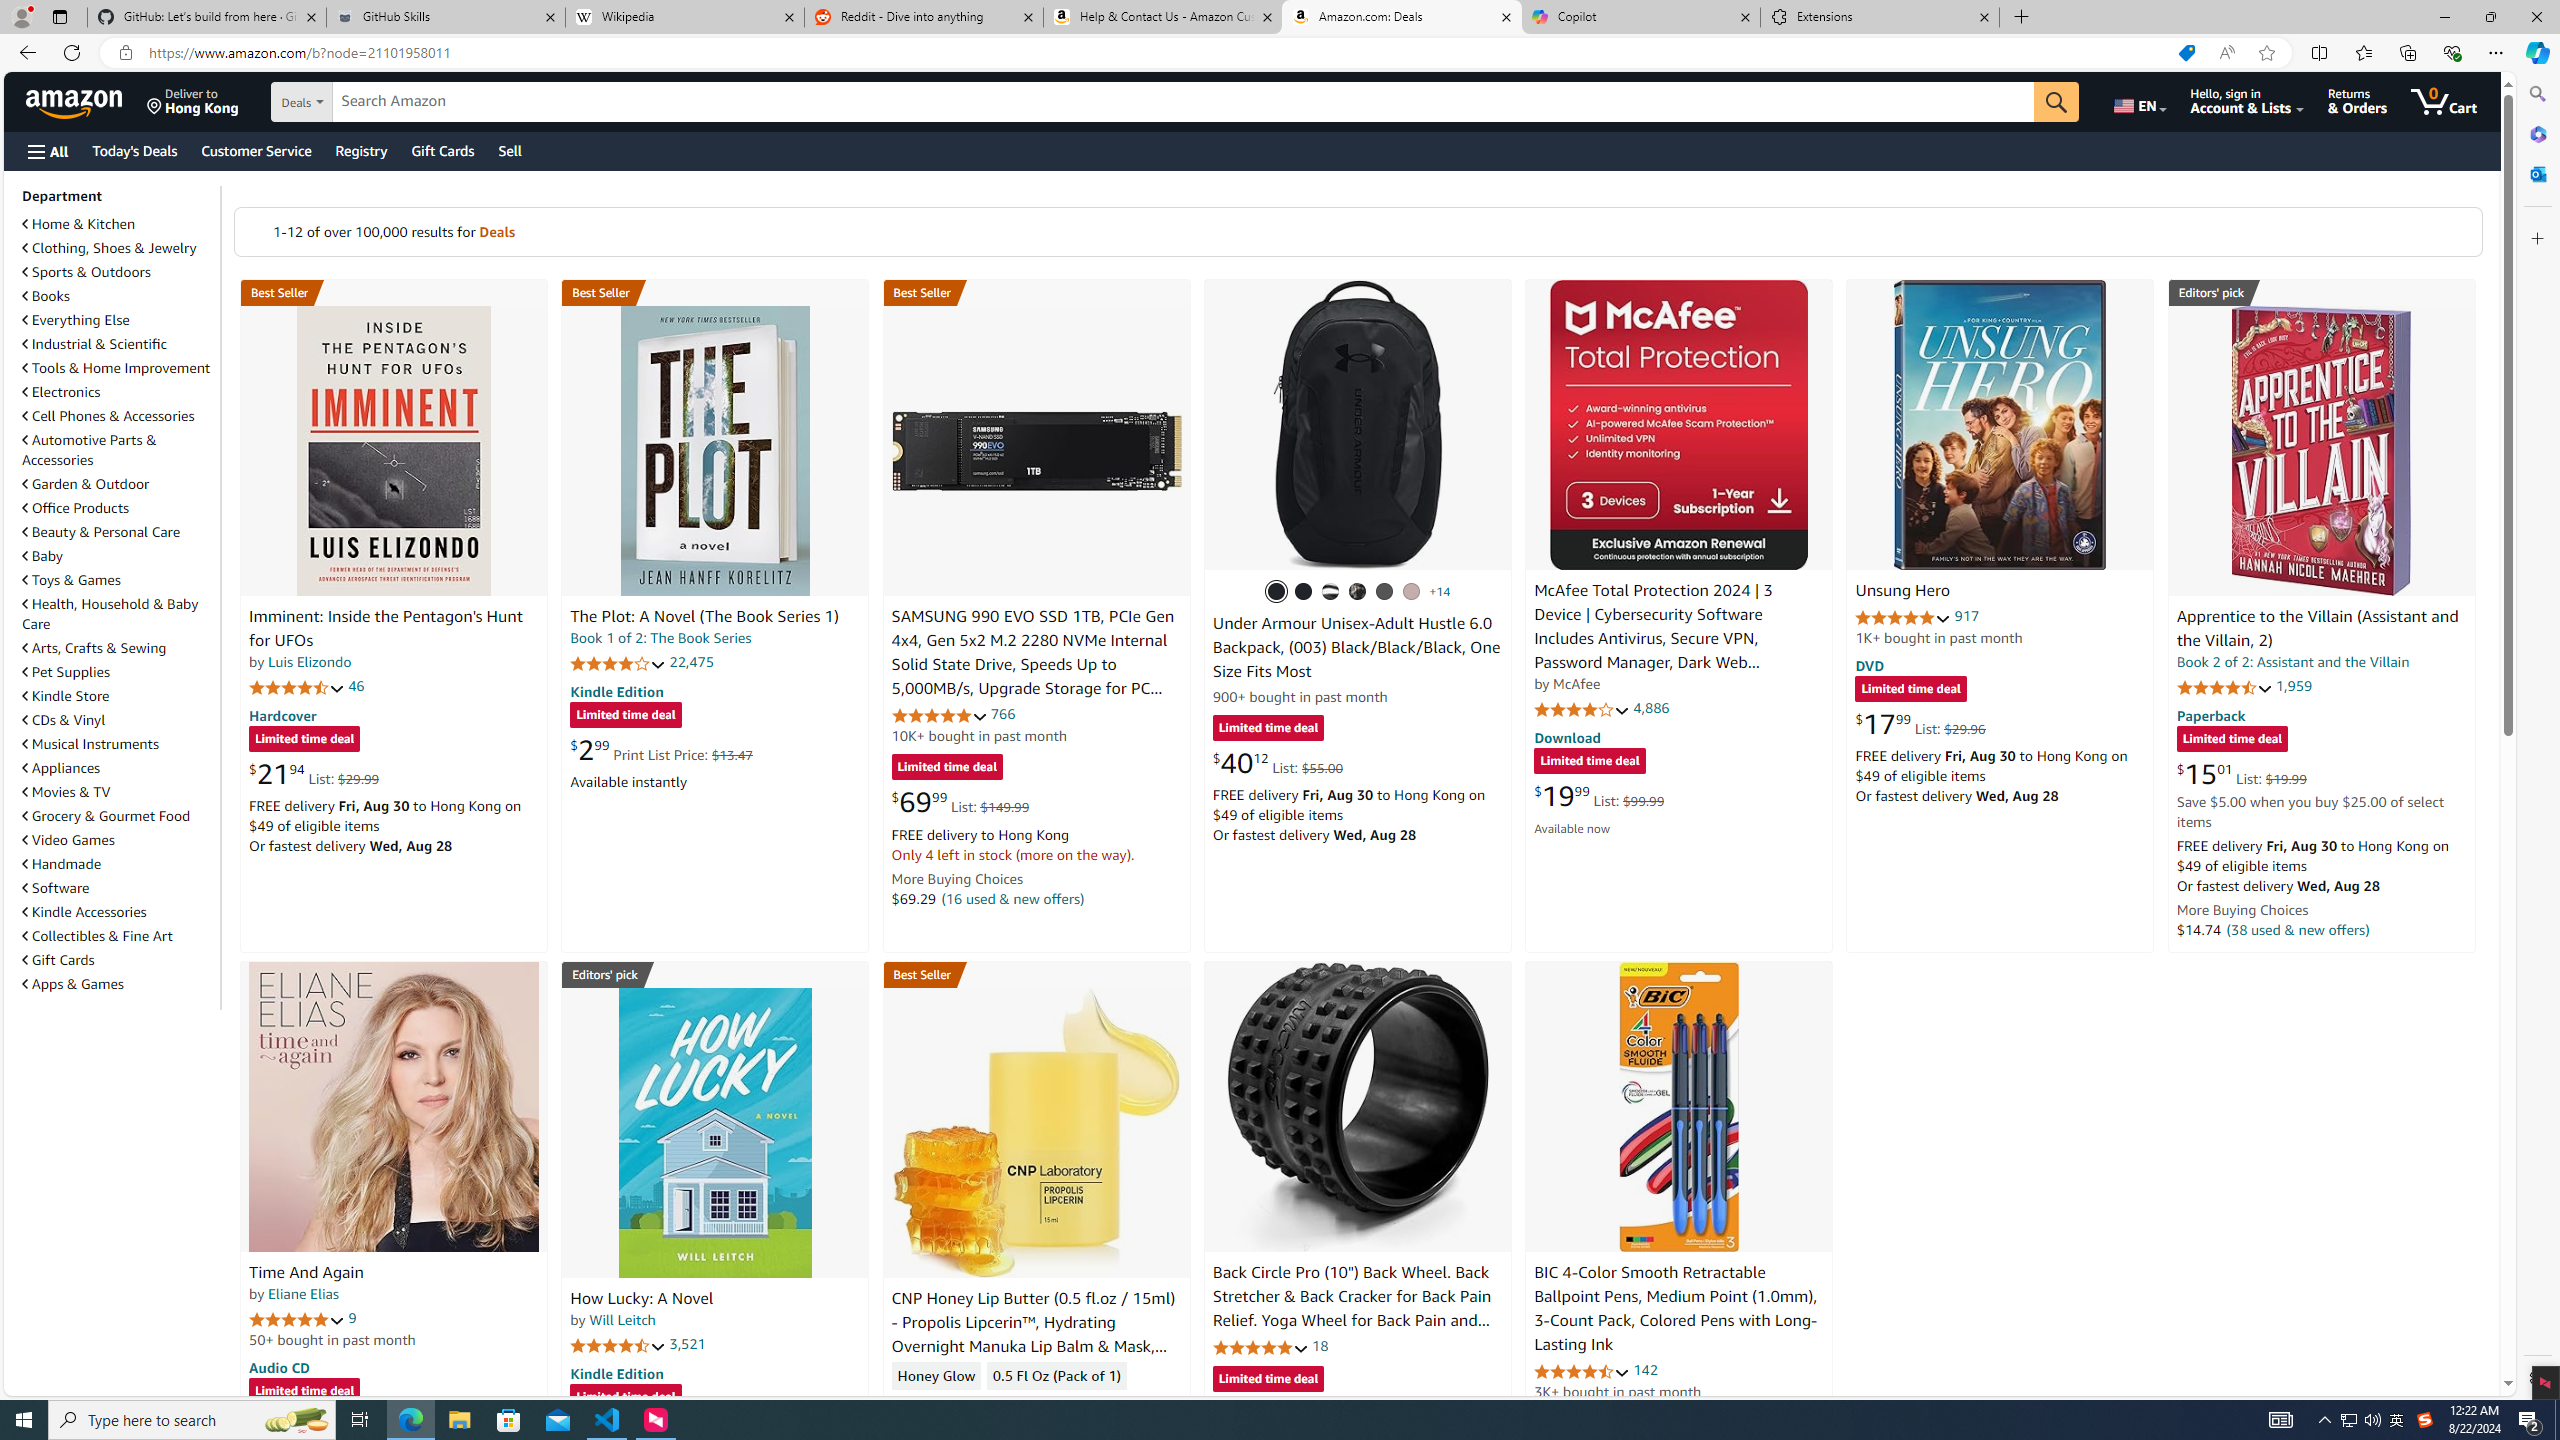  I want to click on '(001) Black / Black / Metallic Gold', so click(1304, 590).